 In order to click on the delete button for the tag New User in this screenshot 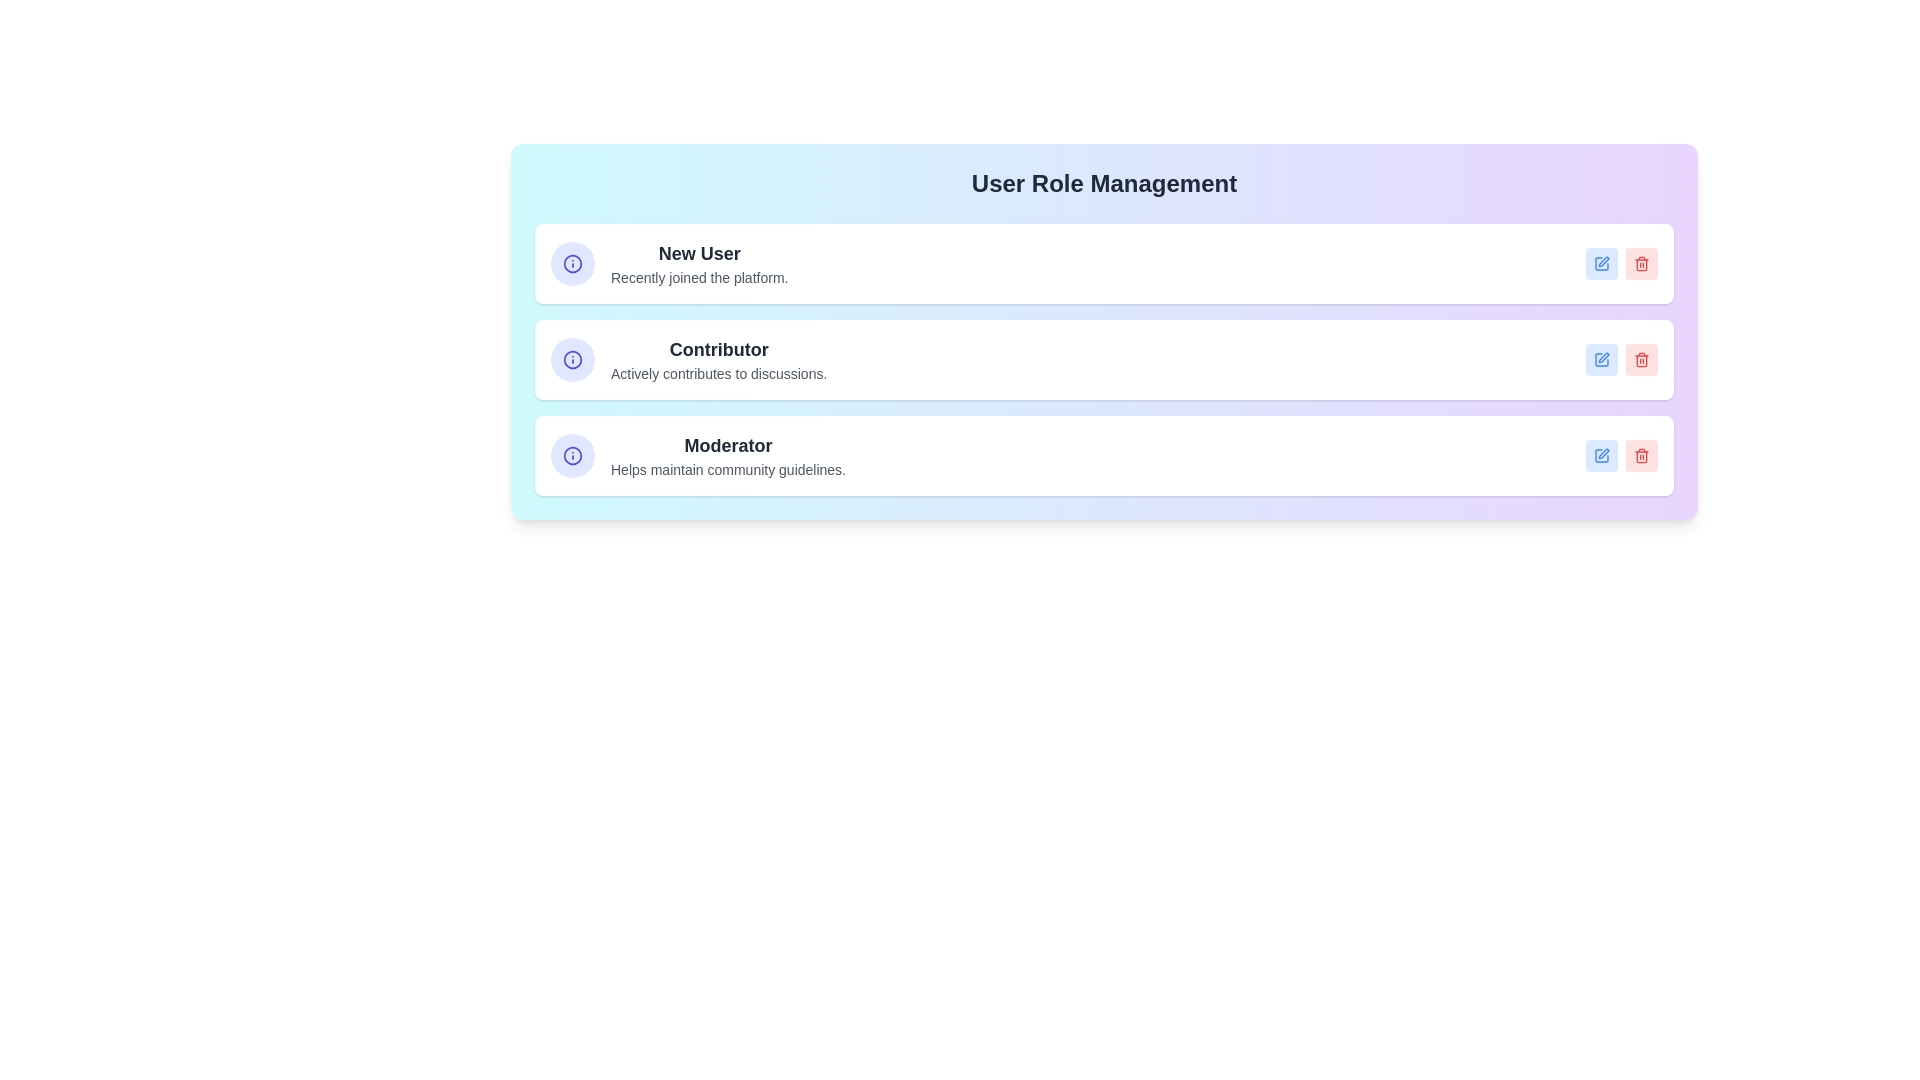, I will do `click(1641, 262)`.